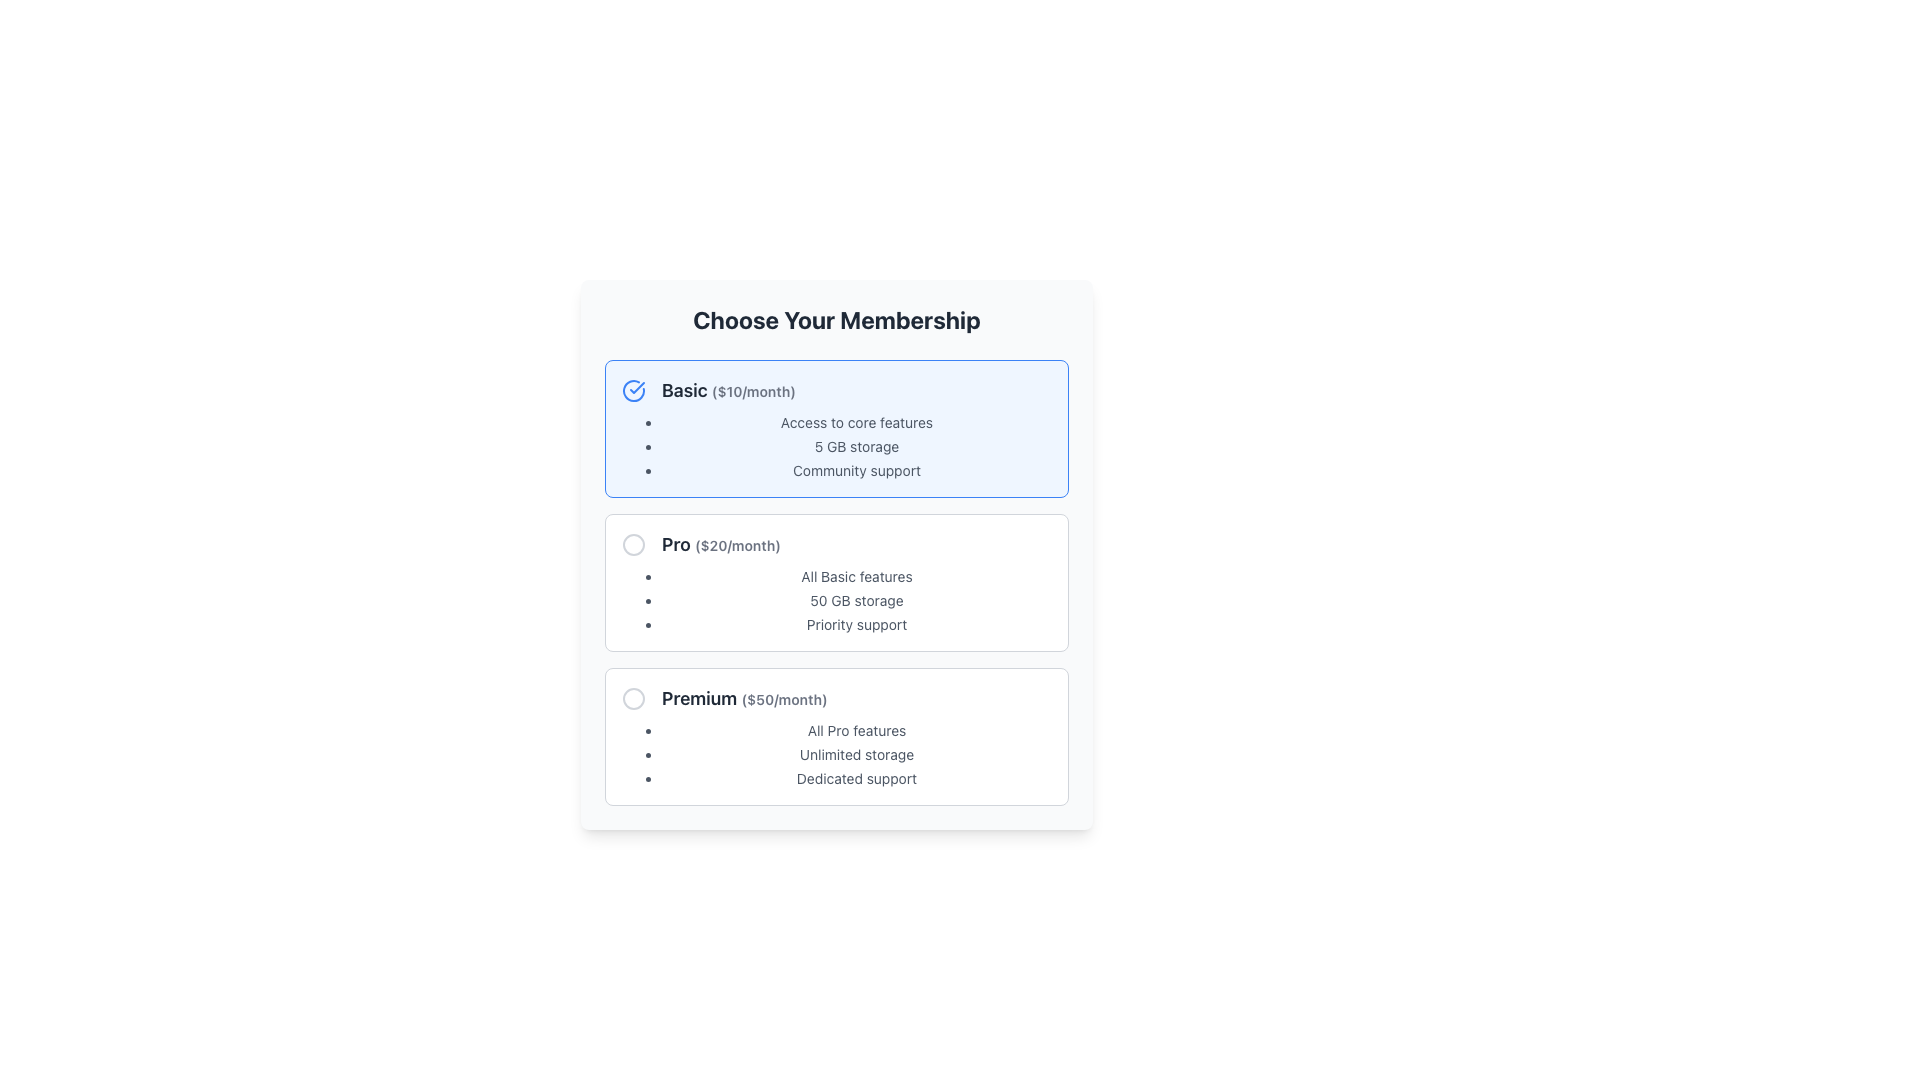  Describe the element at coordinates (632, 390) in the screenshot. I see `the circular graphic icon within the blue-bordered box of the 'Basic ($10/month)' membership option` at that location.